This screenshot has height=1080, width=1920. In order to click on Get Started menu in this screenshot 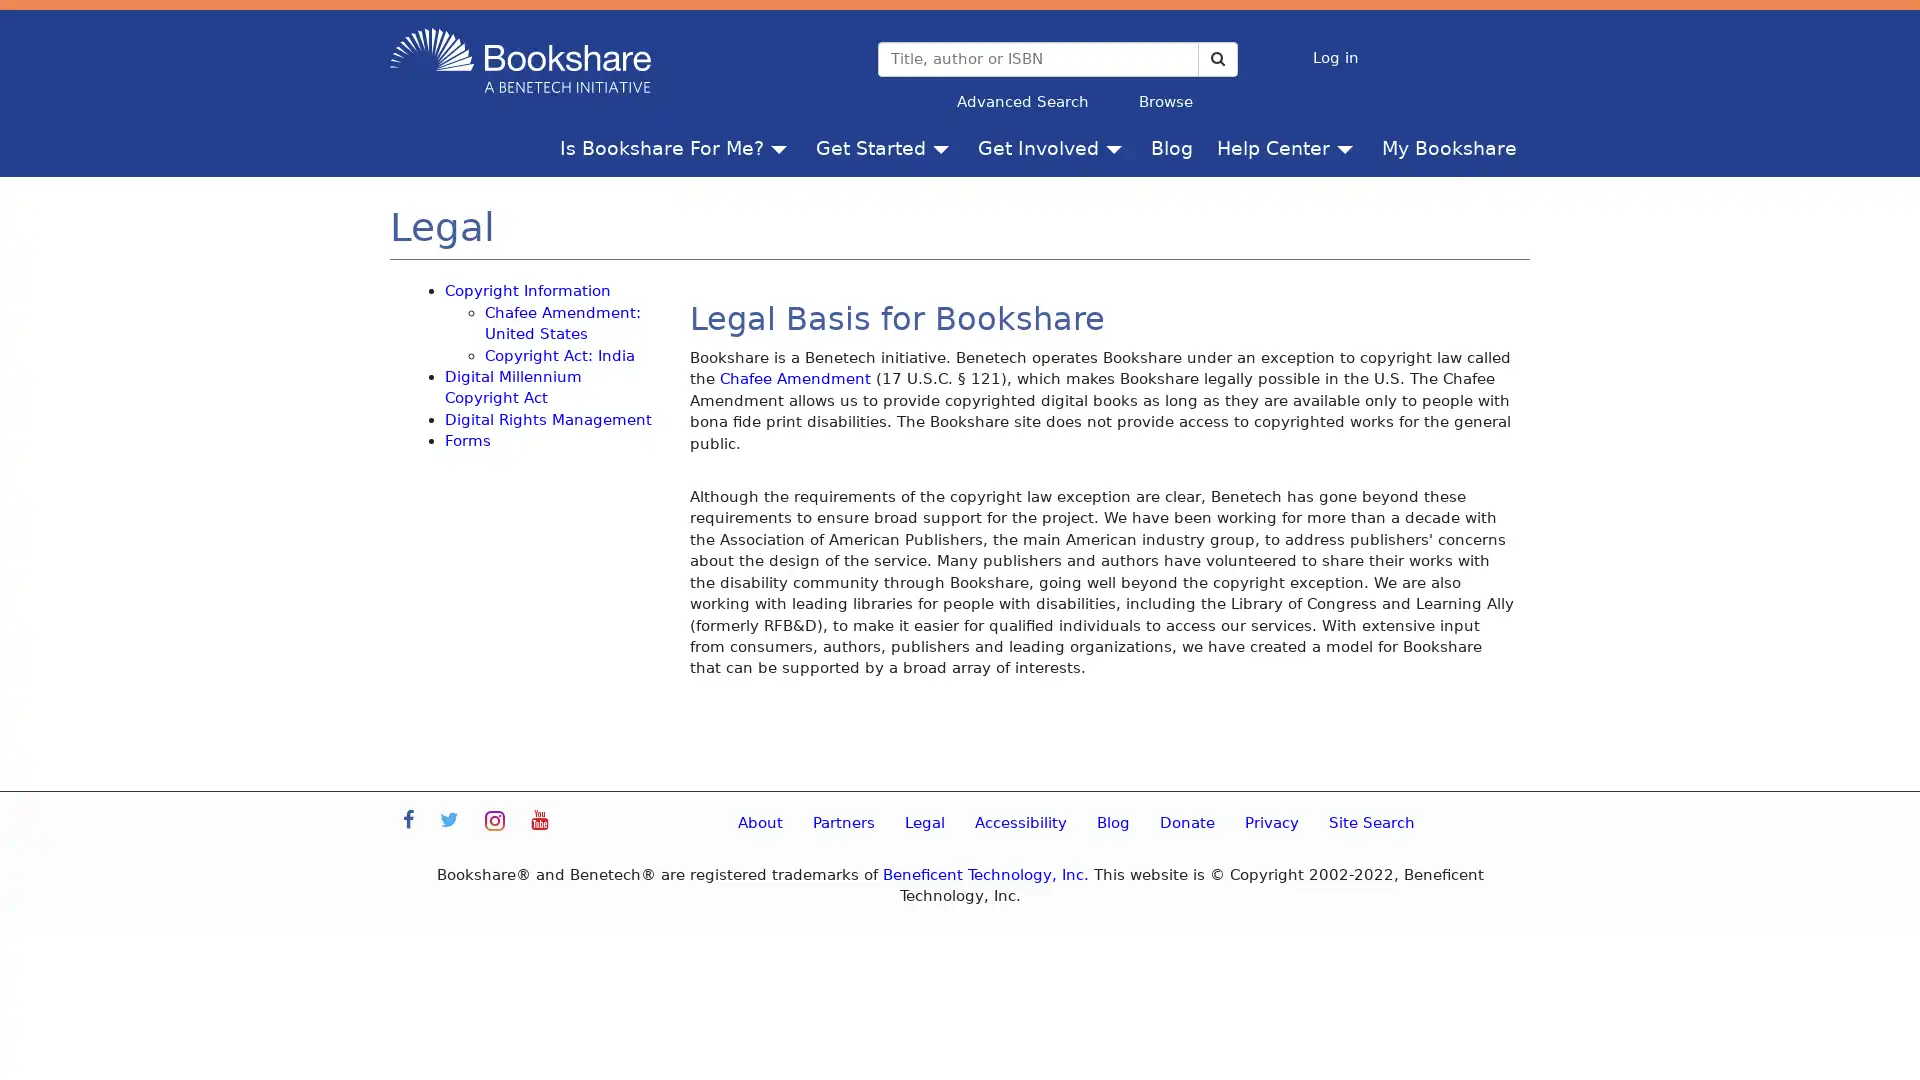, I will do `click(944, 146)`.